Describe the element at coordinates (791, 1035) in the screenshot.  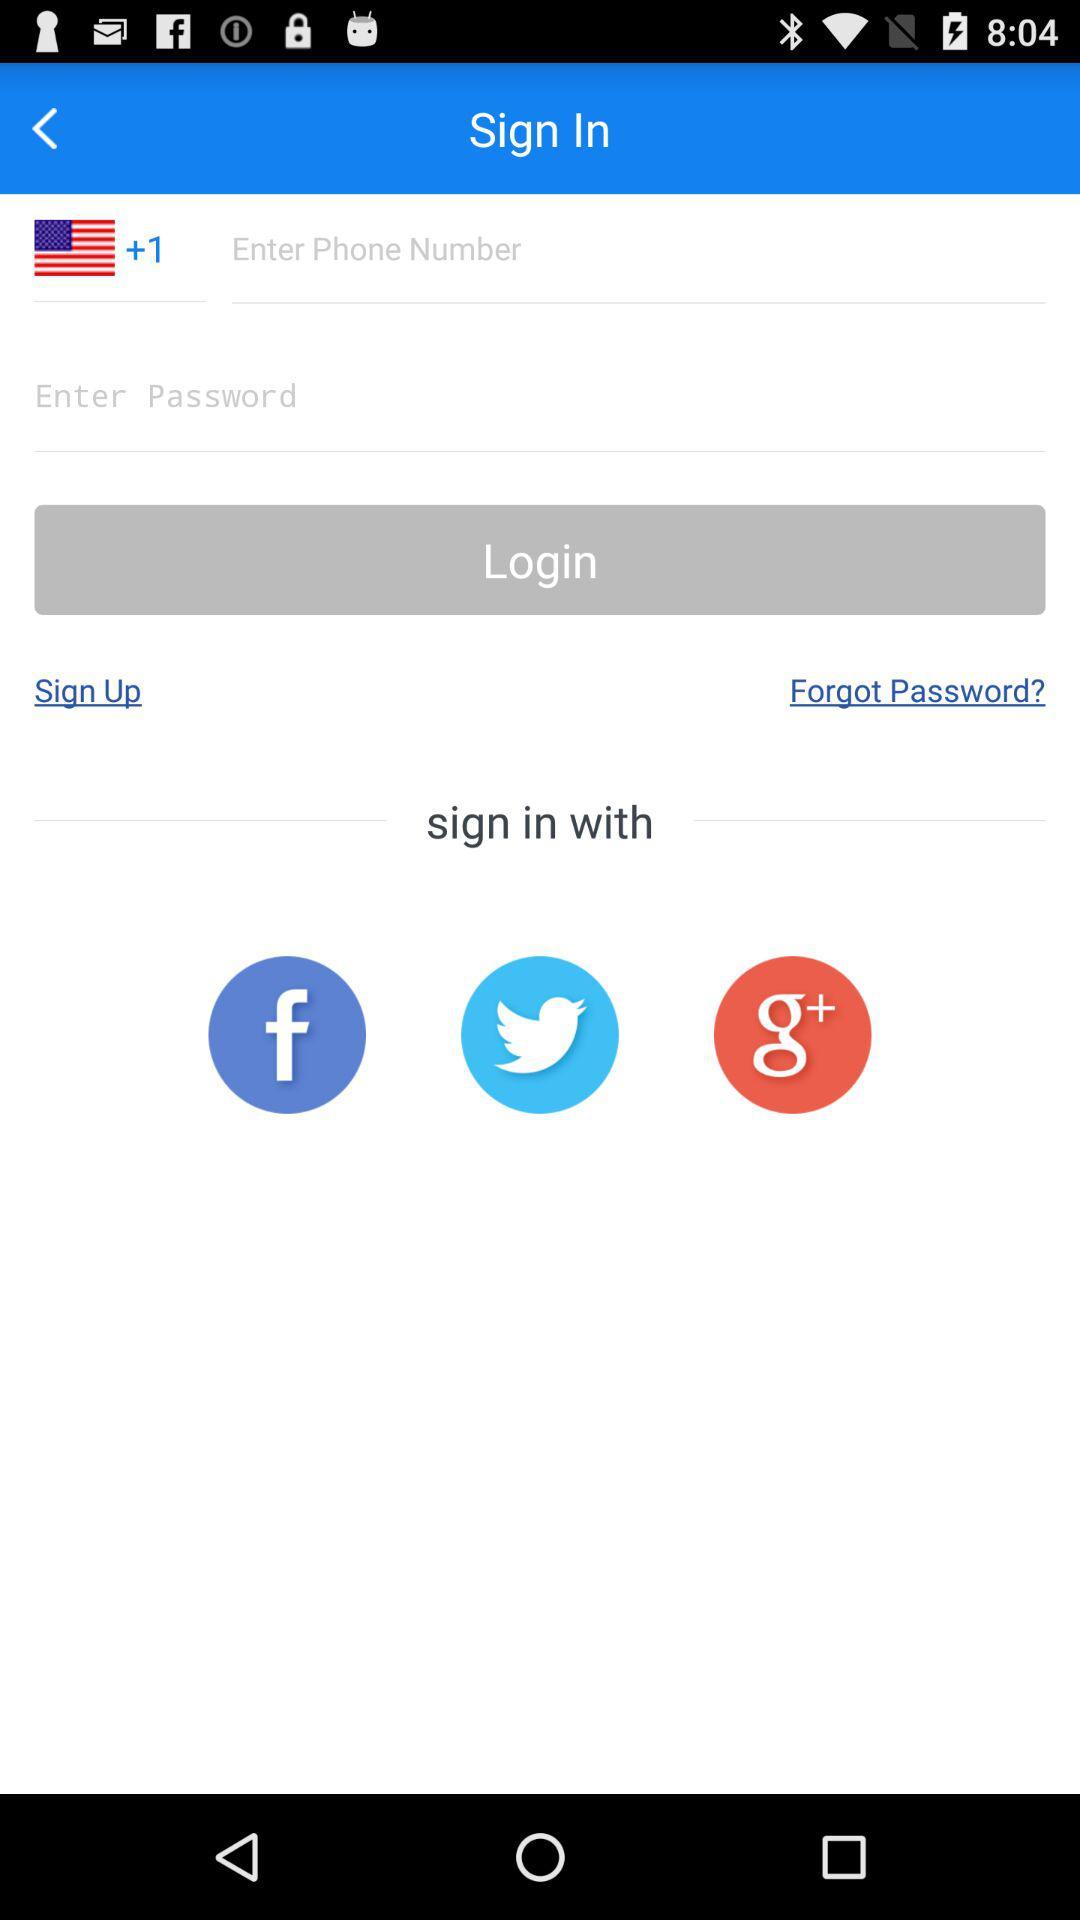
I see `share on google plus` at that location.